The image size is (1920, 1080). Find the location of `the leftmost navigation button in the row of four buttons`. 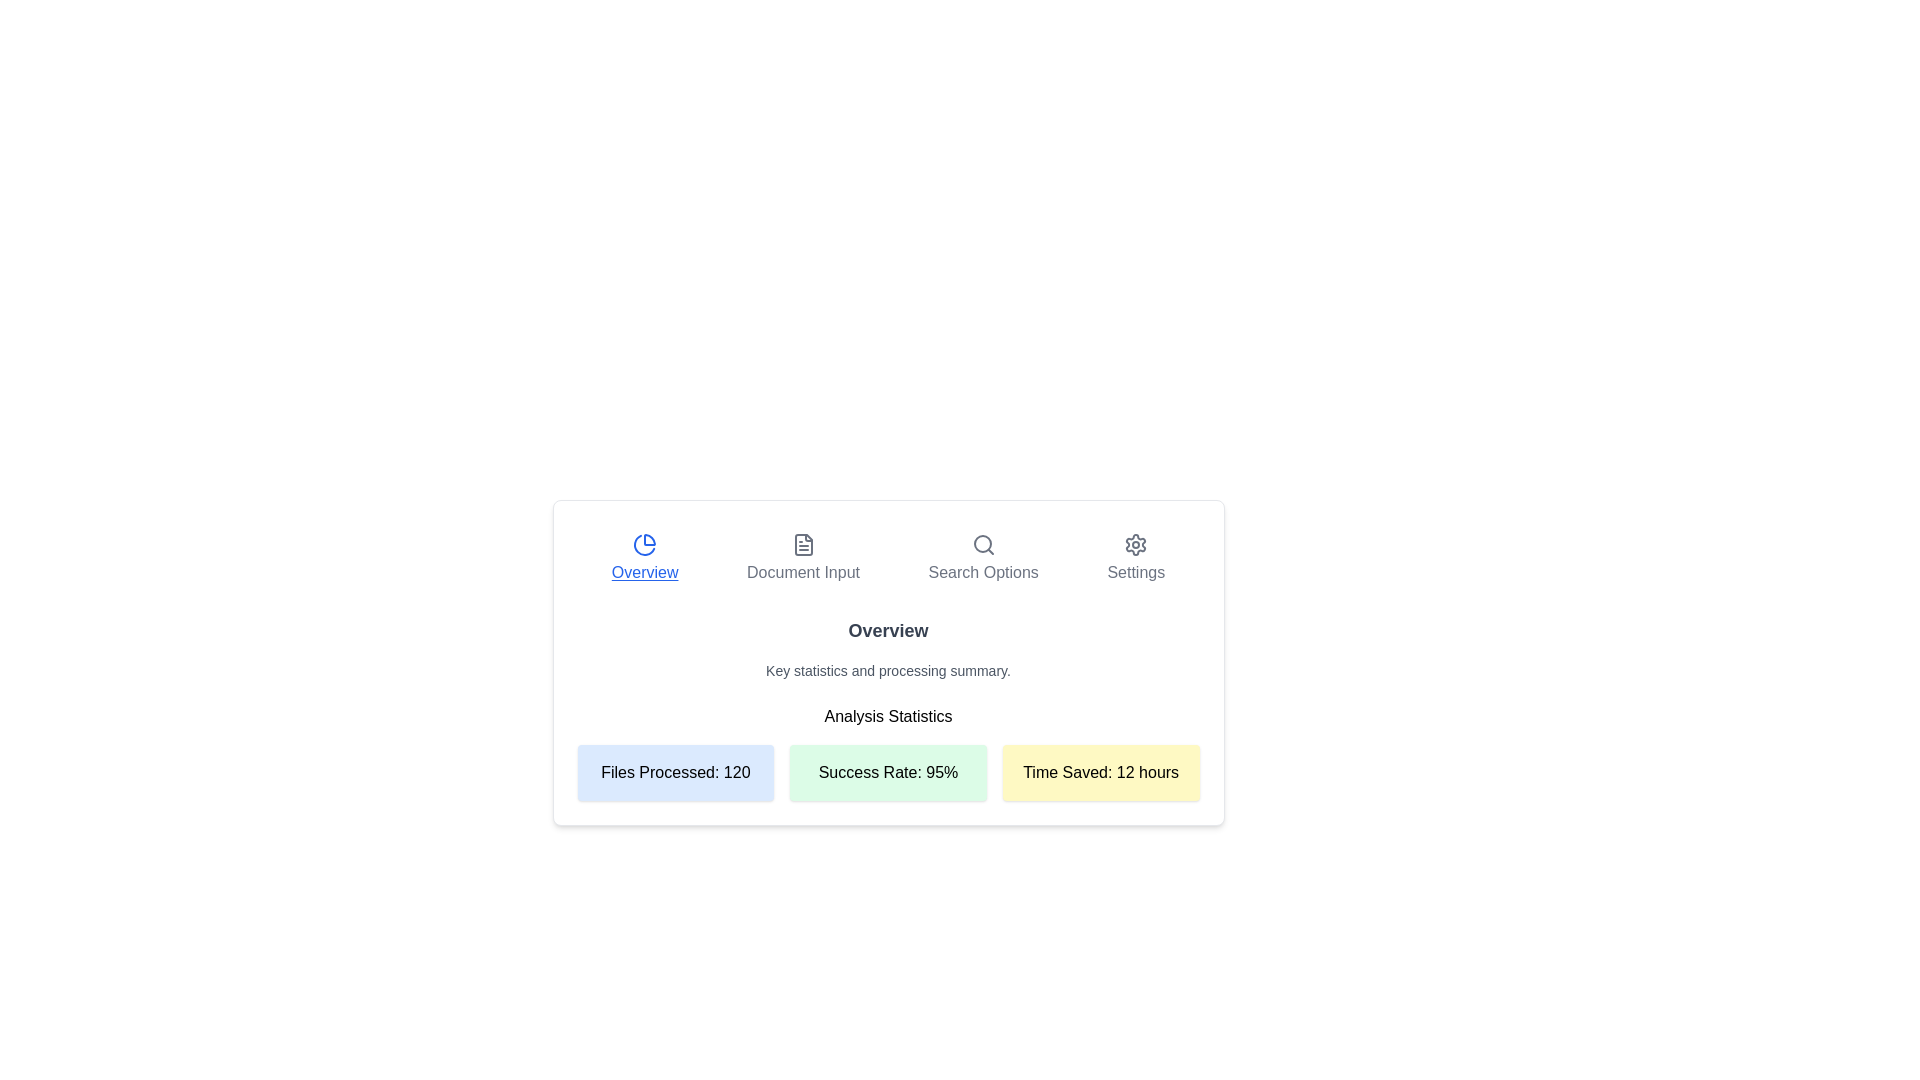

the leftmost navigation button in the row of four buttons is located at coordinates (645, 559).